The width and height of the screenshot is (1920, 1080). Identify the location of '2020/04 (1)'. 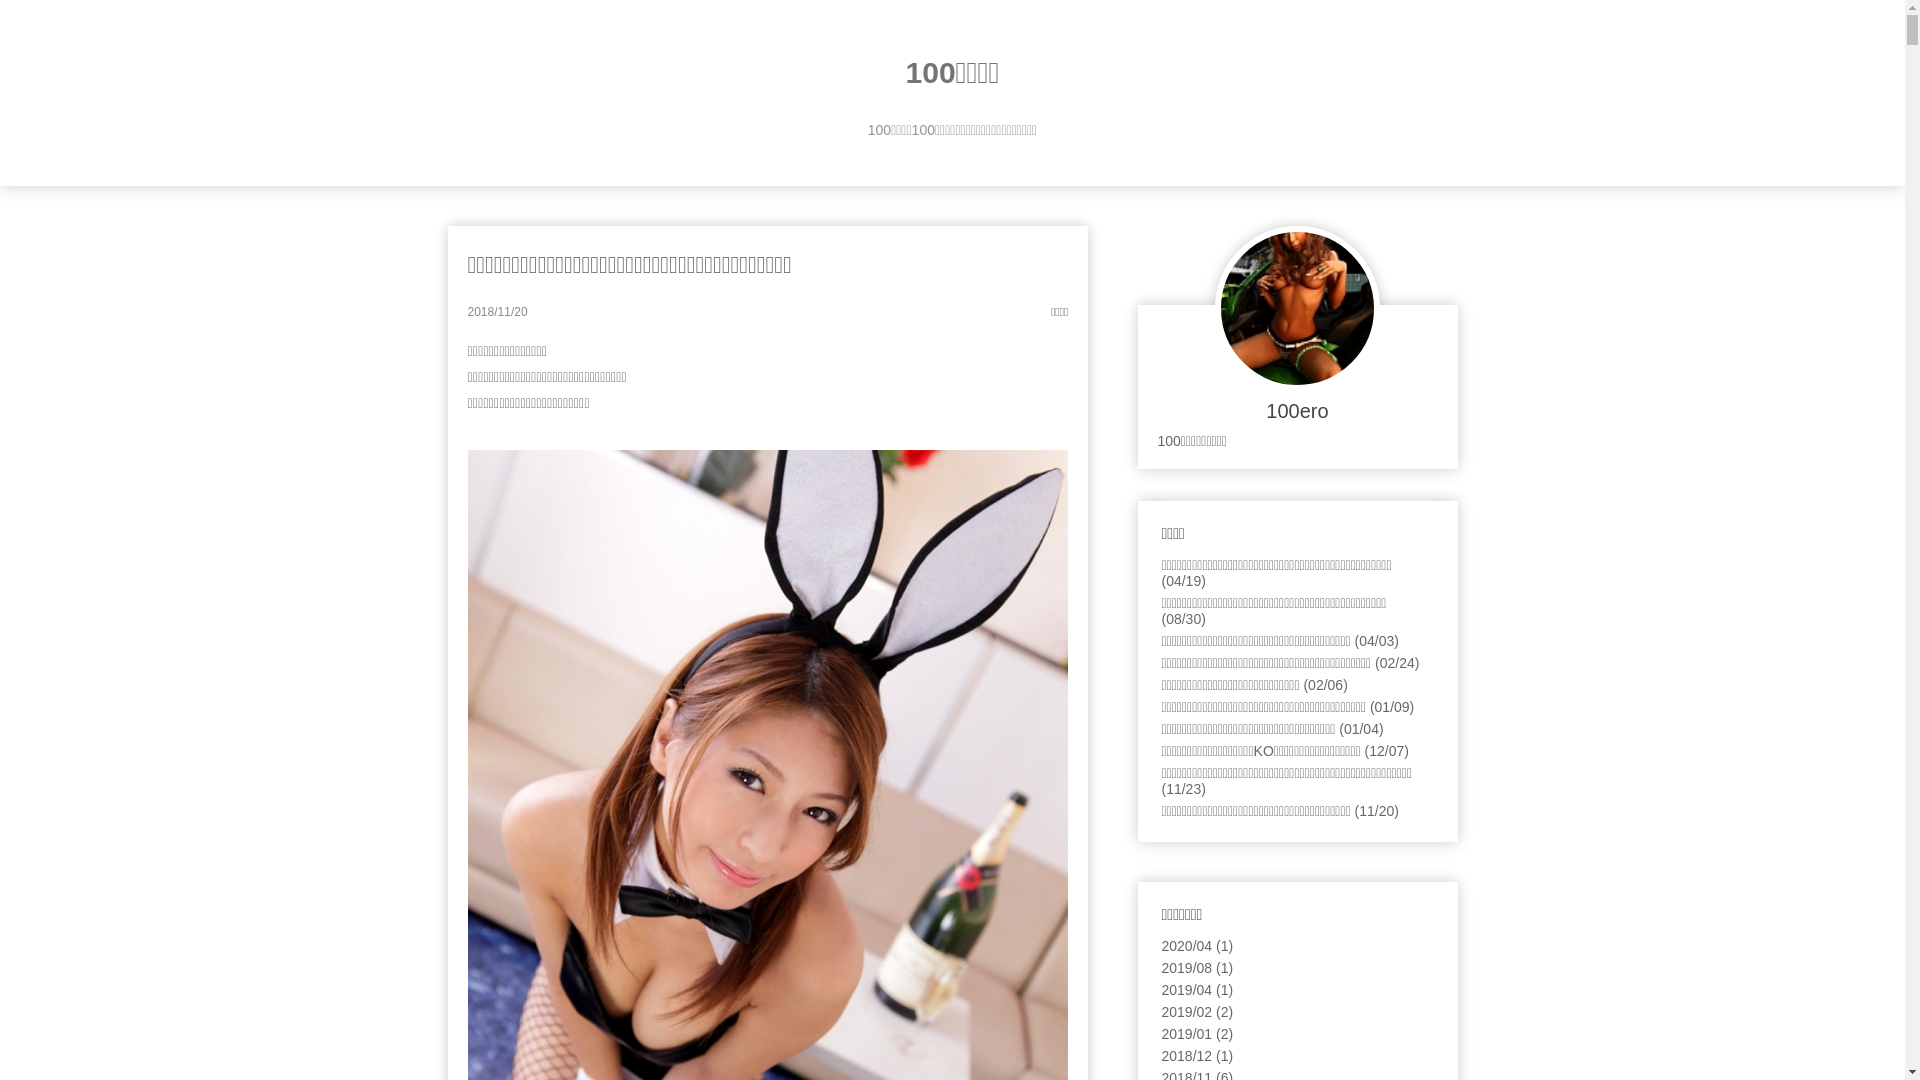
(1161, 945).